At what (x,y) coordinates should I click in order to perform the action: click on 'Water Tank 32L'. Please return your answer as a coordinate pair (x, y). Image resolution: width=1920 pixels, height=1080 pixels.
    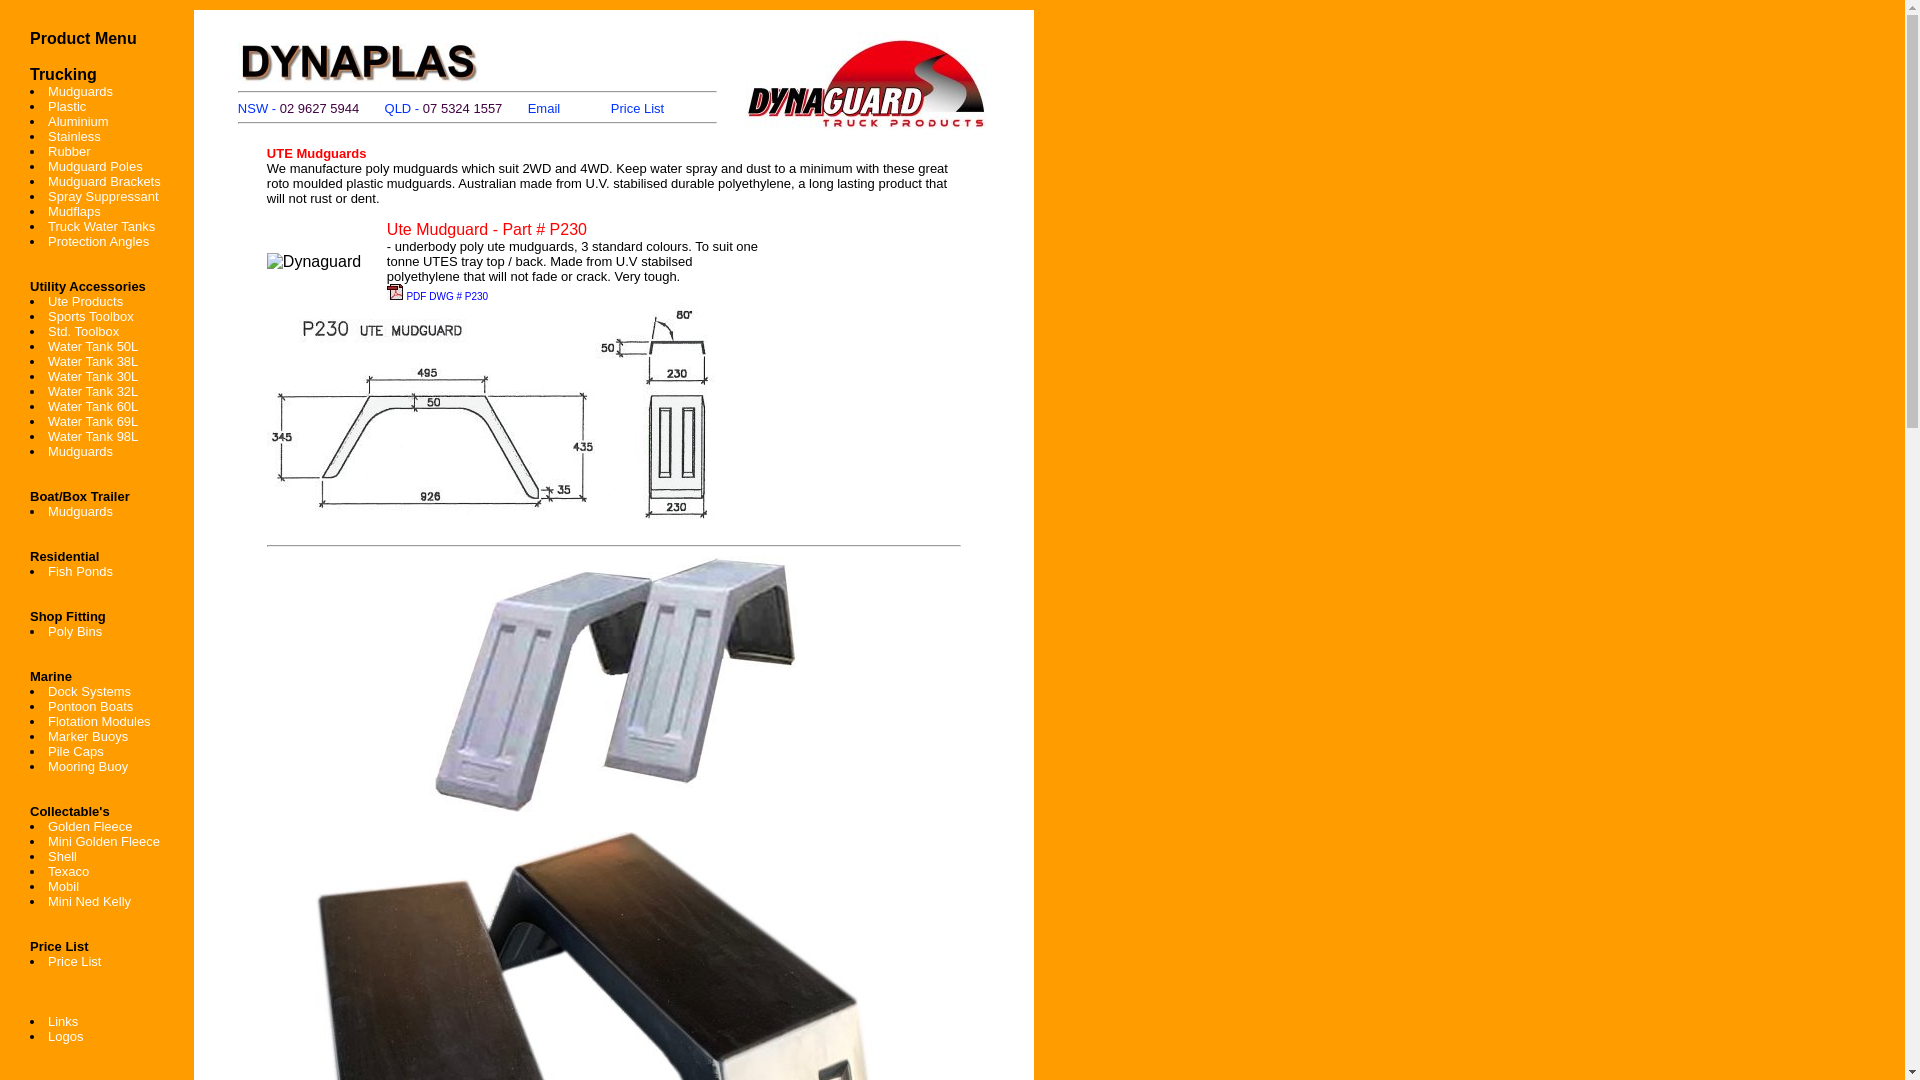
    Looking at the image, I should click on (91, 391).